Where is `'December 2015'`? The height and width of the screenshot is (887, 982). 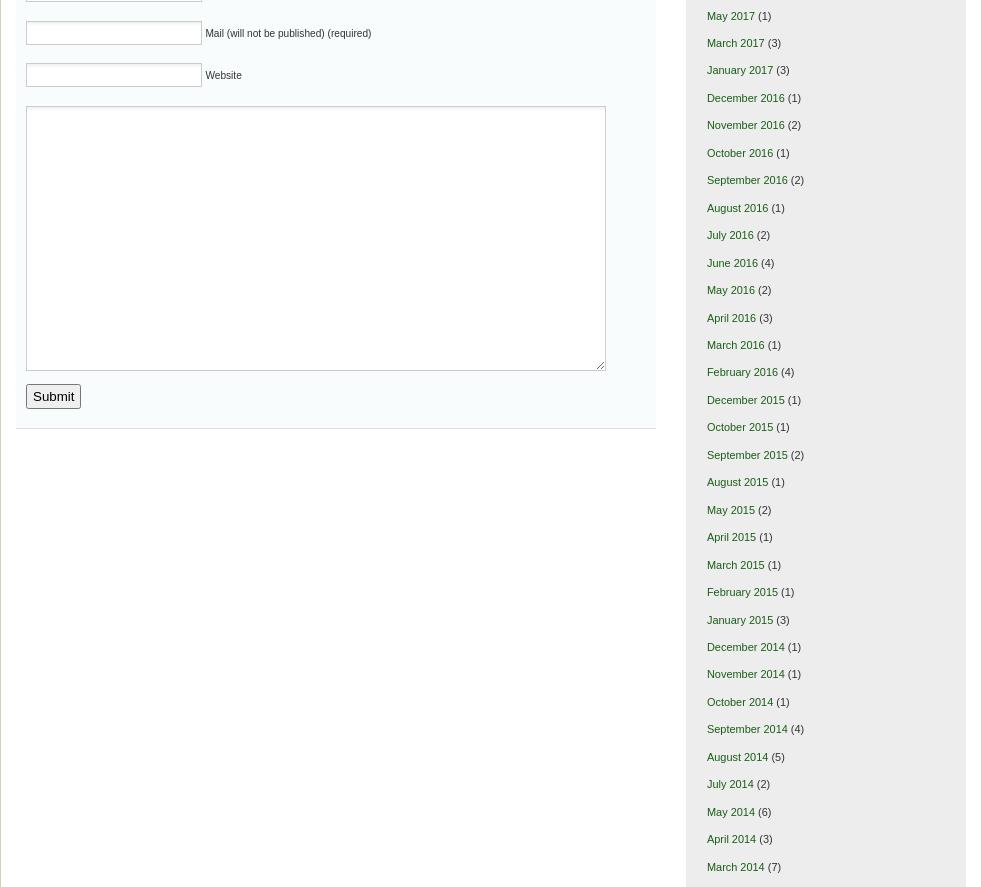 'December 2015' is located at coordinates (745, 398).